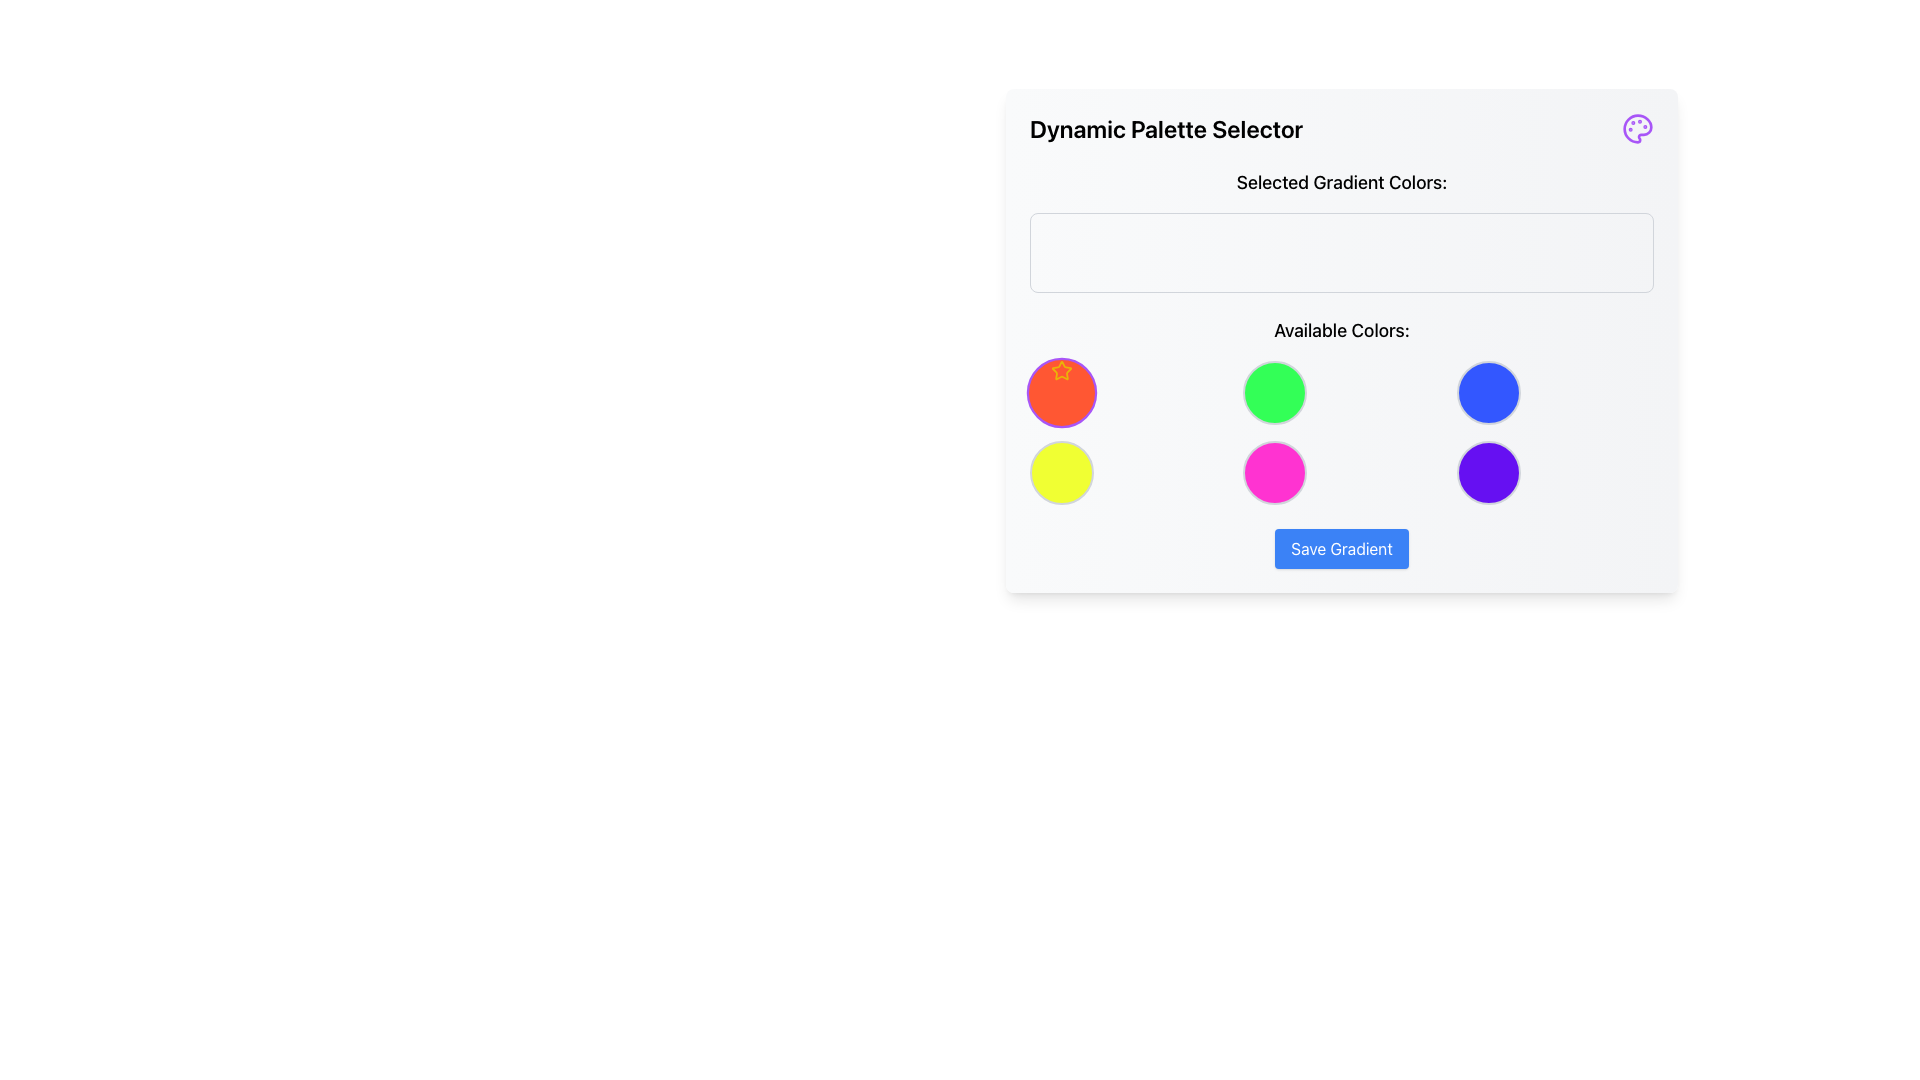 Image resolution: width=1920 pixels, height=1080 pixels. What do you see at coordinates (1342, 330) in the screenshot?
I see `the text label that reads 'Available Colors:' which is styled as a section heading with medium font weight, positioned centrally above a grid of circular colored selectors` at bounding box center [1342, 330].